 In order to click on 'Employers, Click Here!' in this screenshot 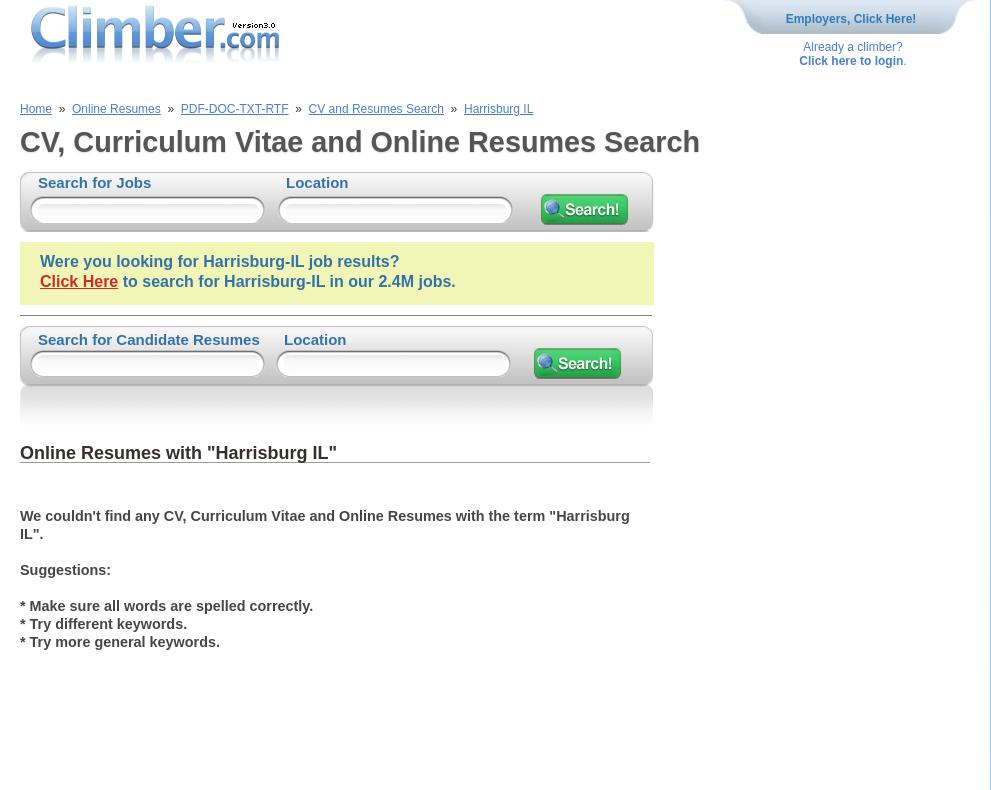, I will do `click(849, 18)`.